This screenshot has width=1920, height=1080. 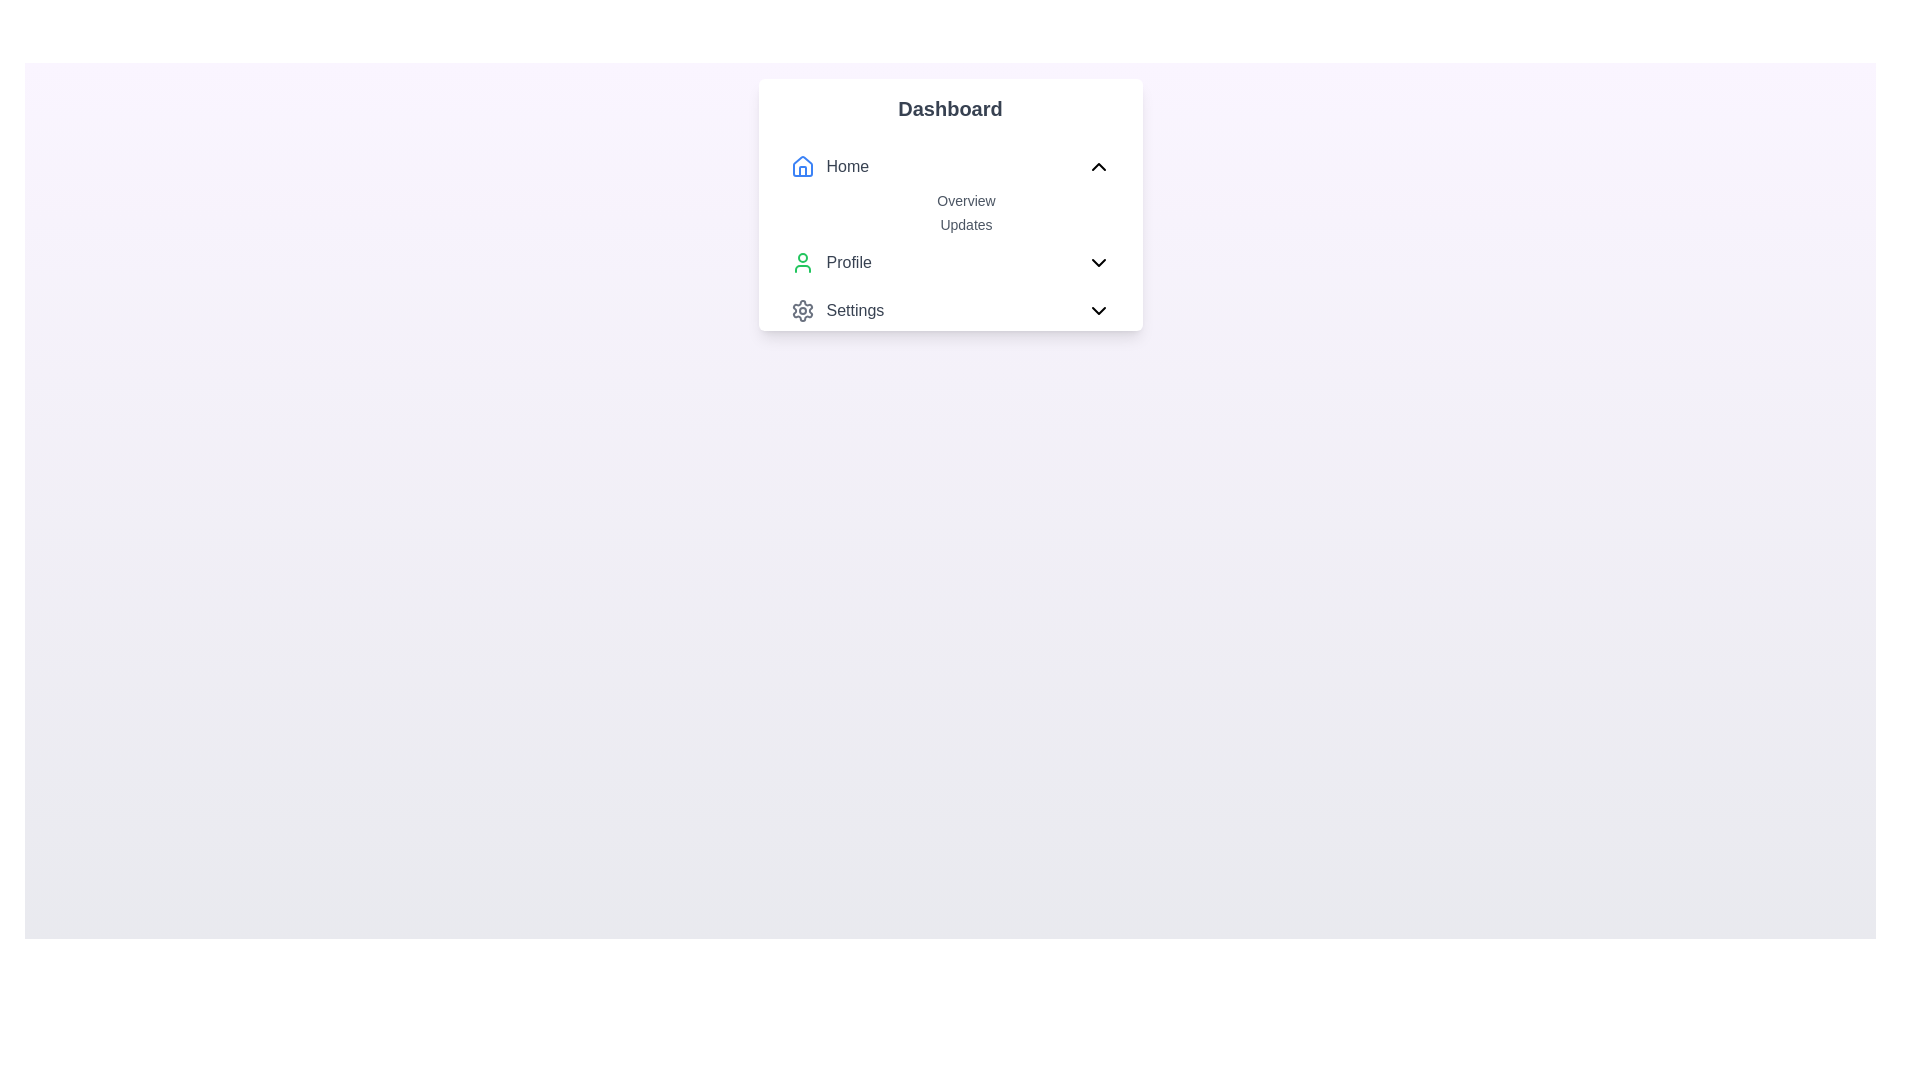 What do you see at coordinates (1097, 165) in the screenshot?
I see `the small upward-pointing chevron icon with a black outline located to the right of the 'Home' entry in the navigation menu` at bounding box center [1097, 165].